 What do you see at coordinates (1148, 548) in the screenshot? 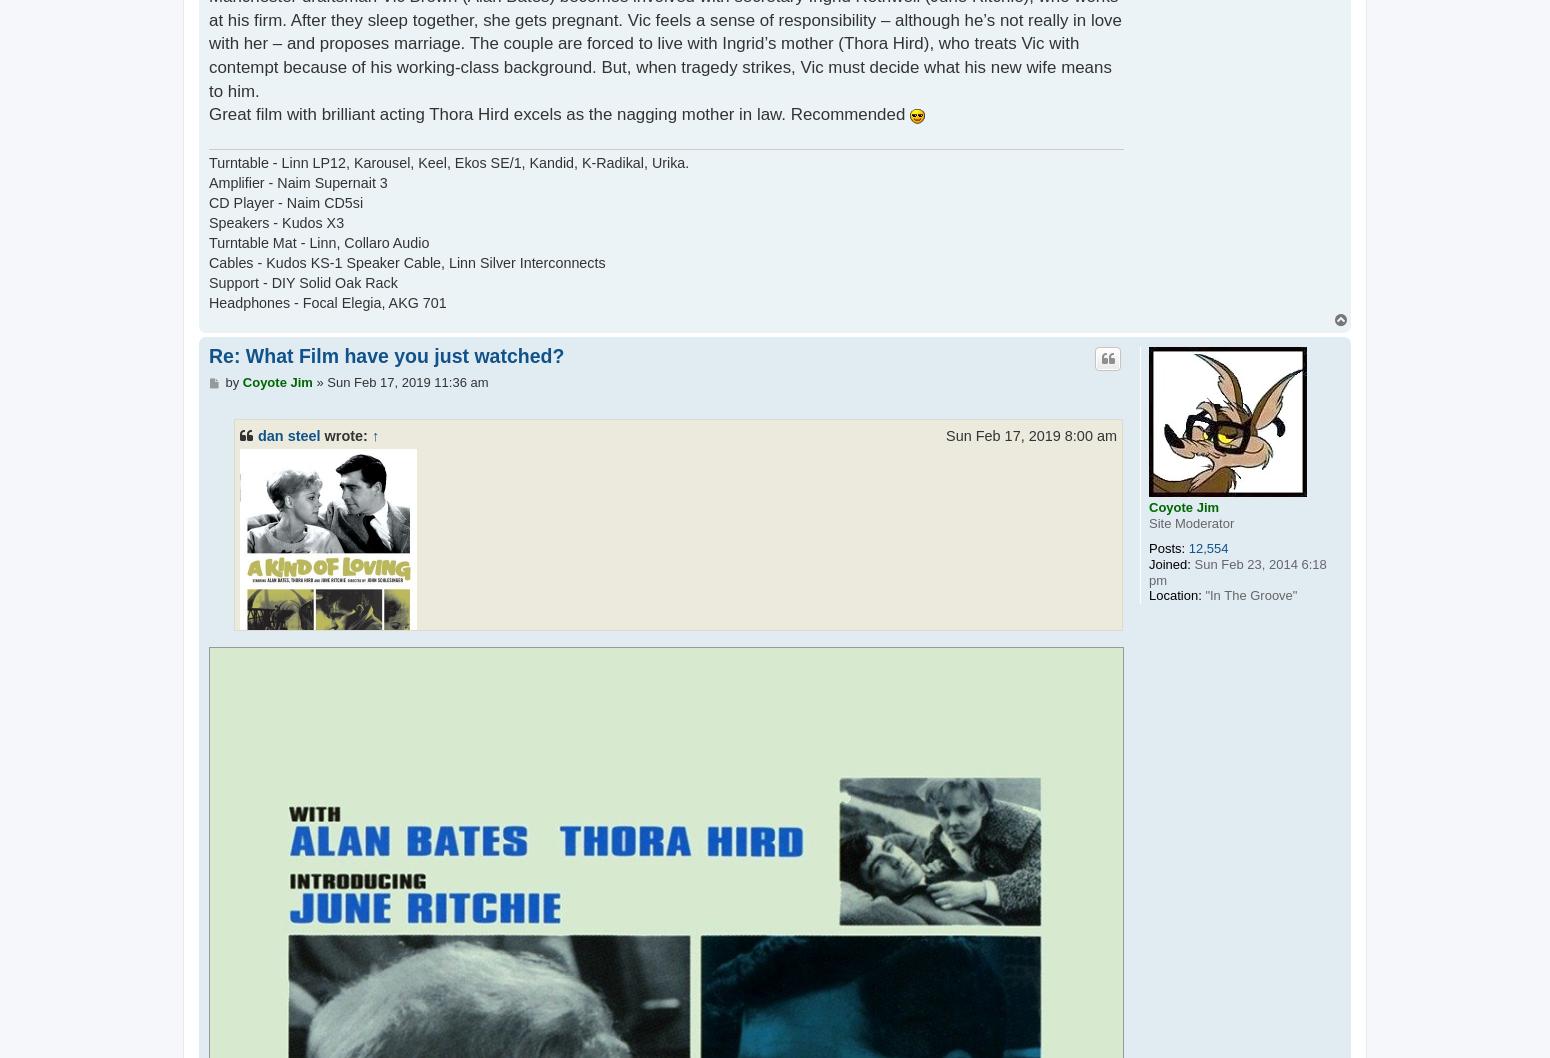
I see `'Posts:'` at bounding box center [1148, 548].